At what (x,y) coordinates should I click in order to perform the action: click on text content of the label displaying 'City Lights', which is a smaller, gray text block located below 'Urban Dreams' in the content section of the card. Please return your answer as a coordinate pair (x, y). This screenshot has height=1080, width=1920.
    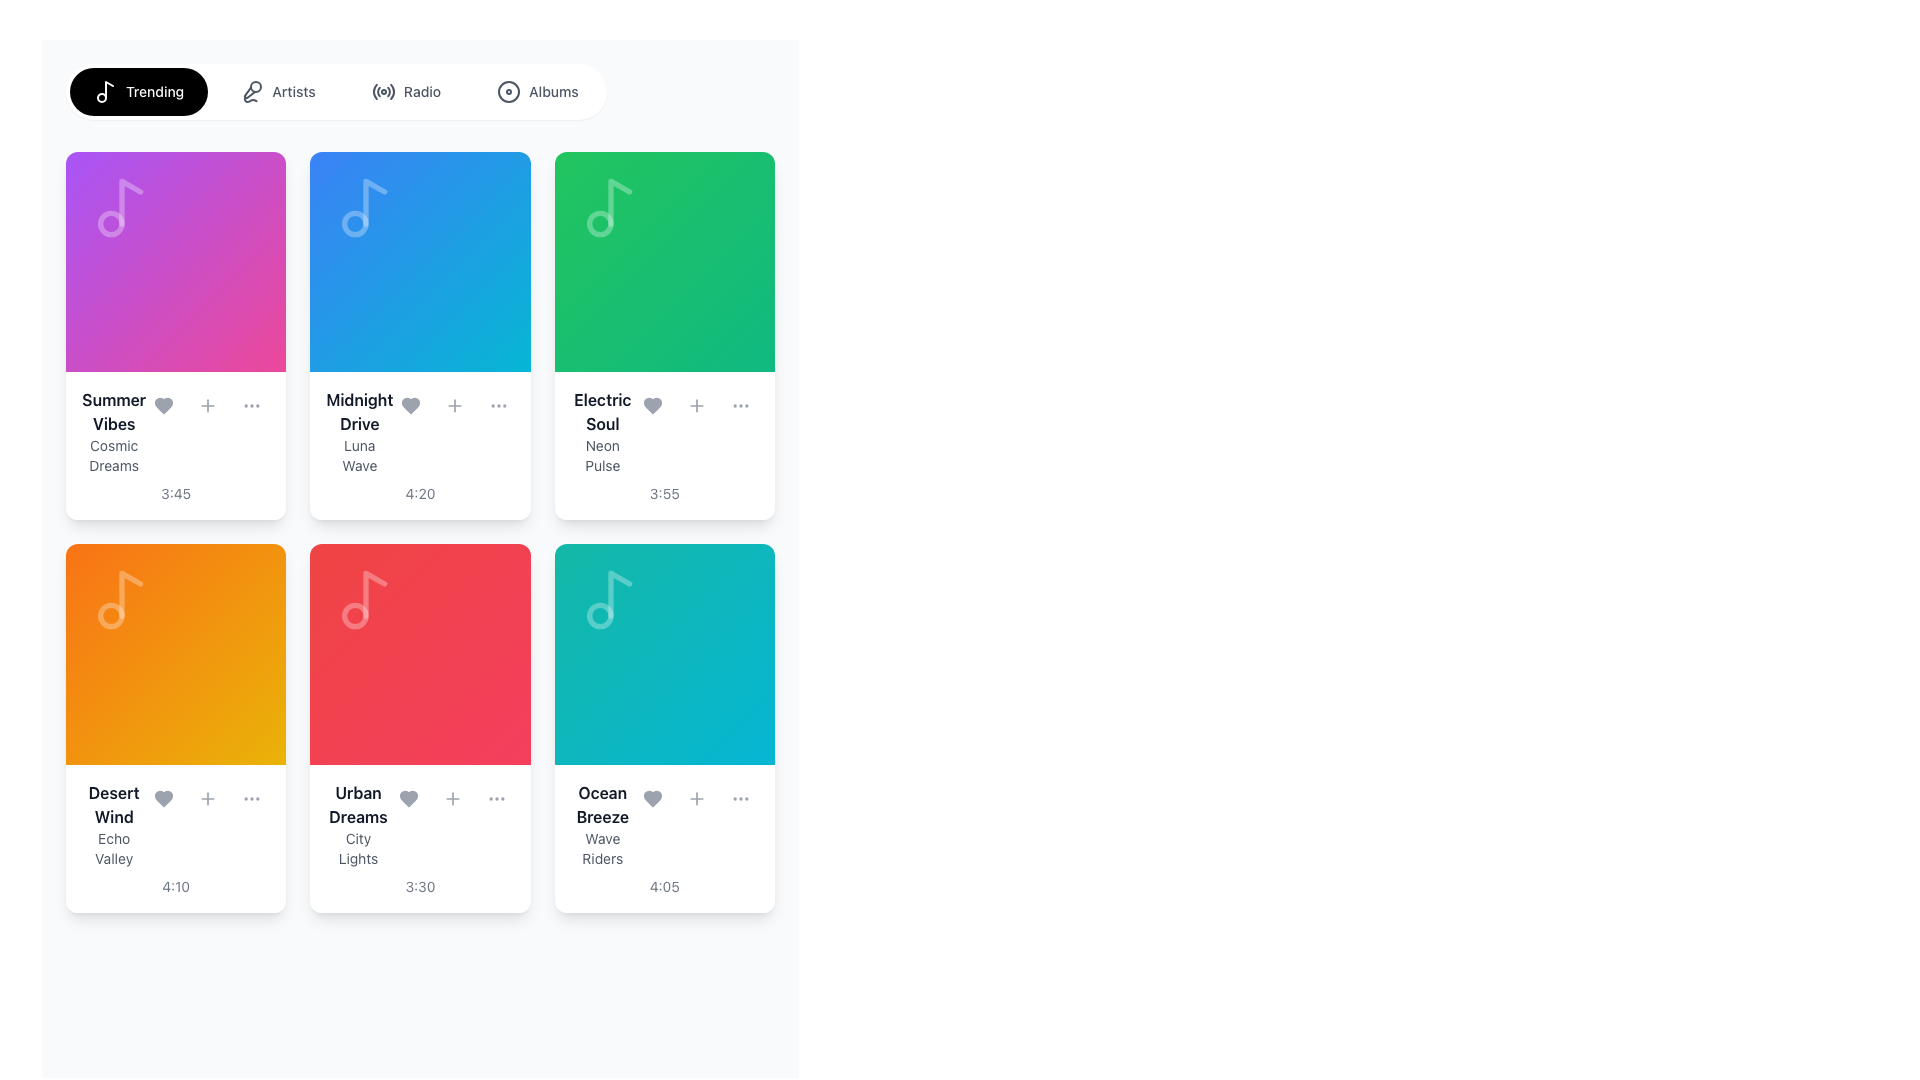
    Looking at the image, I should click on (358, 848).